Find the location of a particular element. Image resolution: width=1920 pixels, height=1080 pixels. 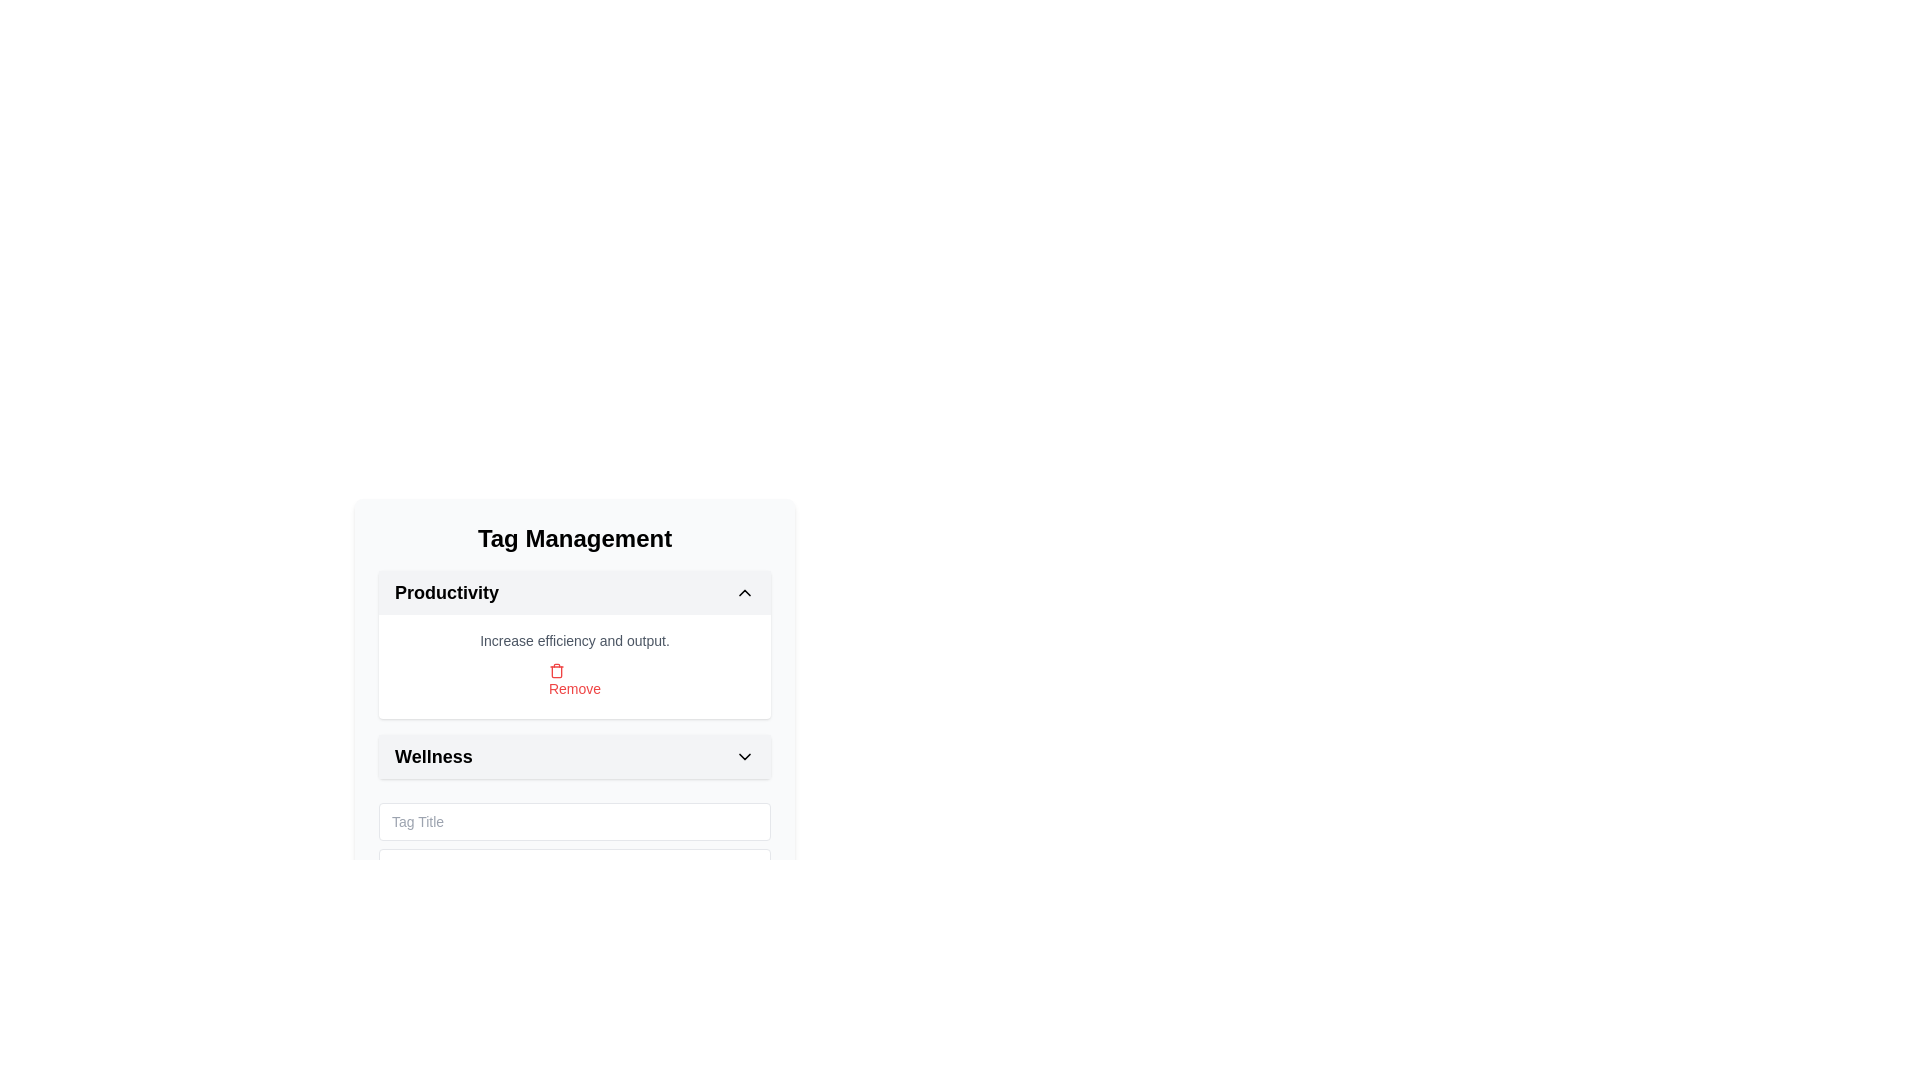

the red 'Remove' button with a trash can icon, located in the 'Productivity' section of the 'Tag Management' interface is located at coordinates (574, 680).